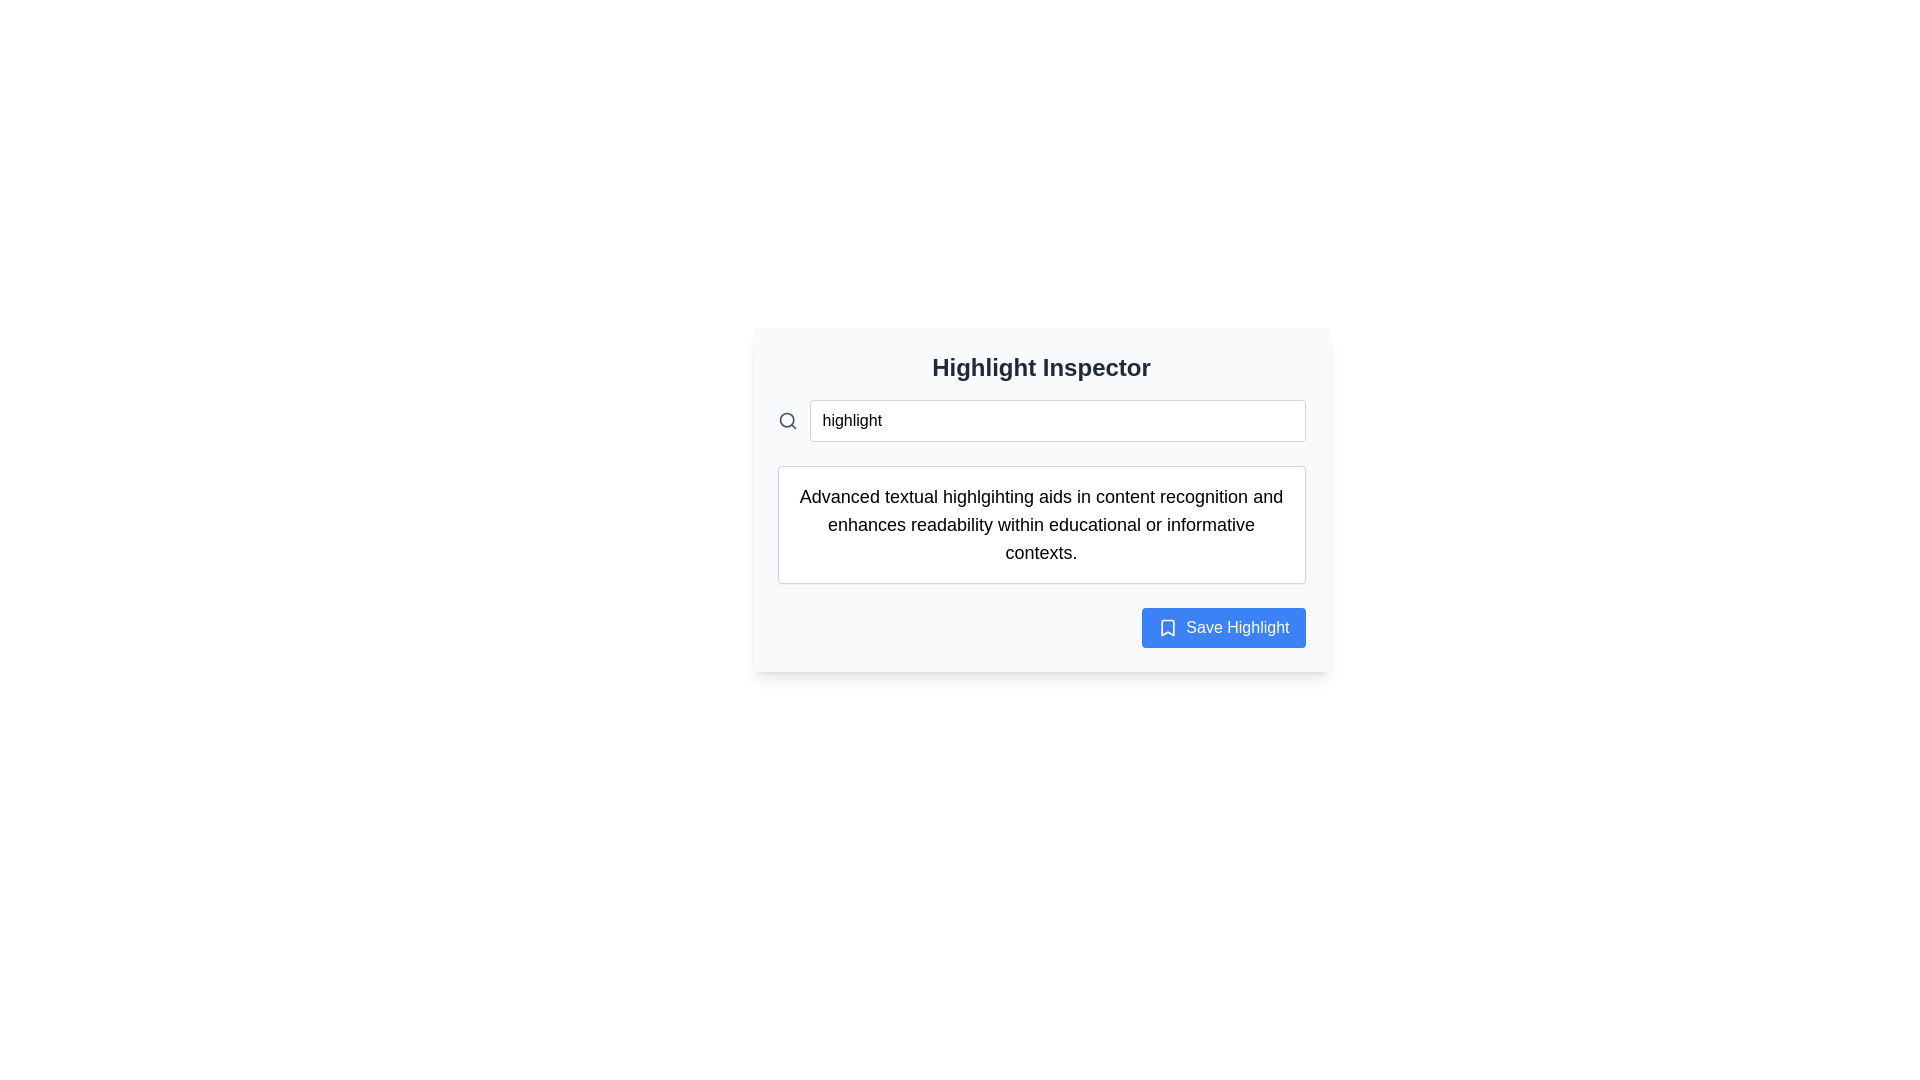 The image size is (1920, 1080). Describe the element at coordinates (1040, 523) in the screenshot. I see `descriptive text from the text box located beneath the 'highlight' search input and above the 'Save Highlight' button` at that location.